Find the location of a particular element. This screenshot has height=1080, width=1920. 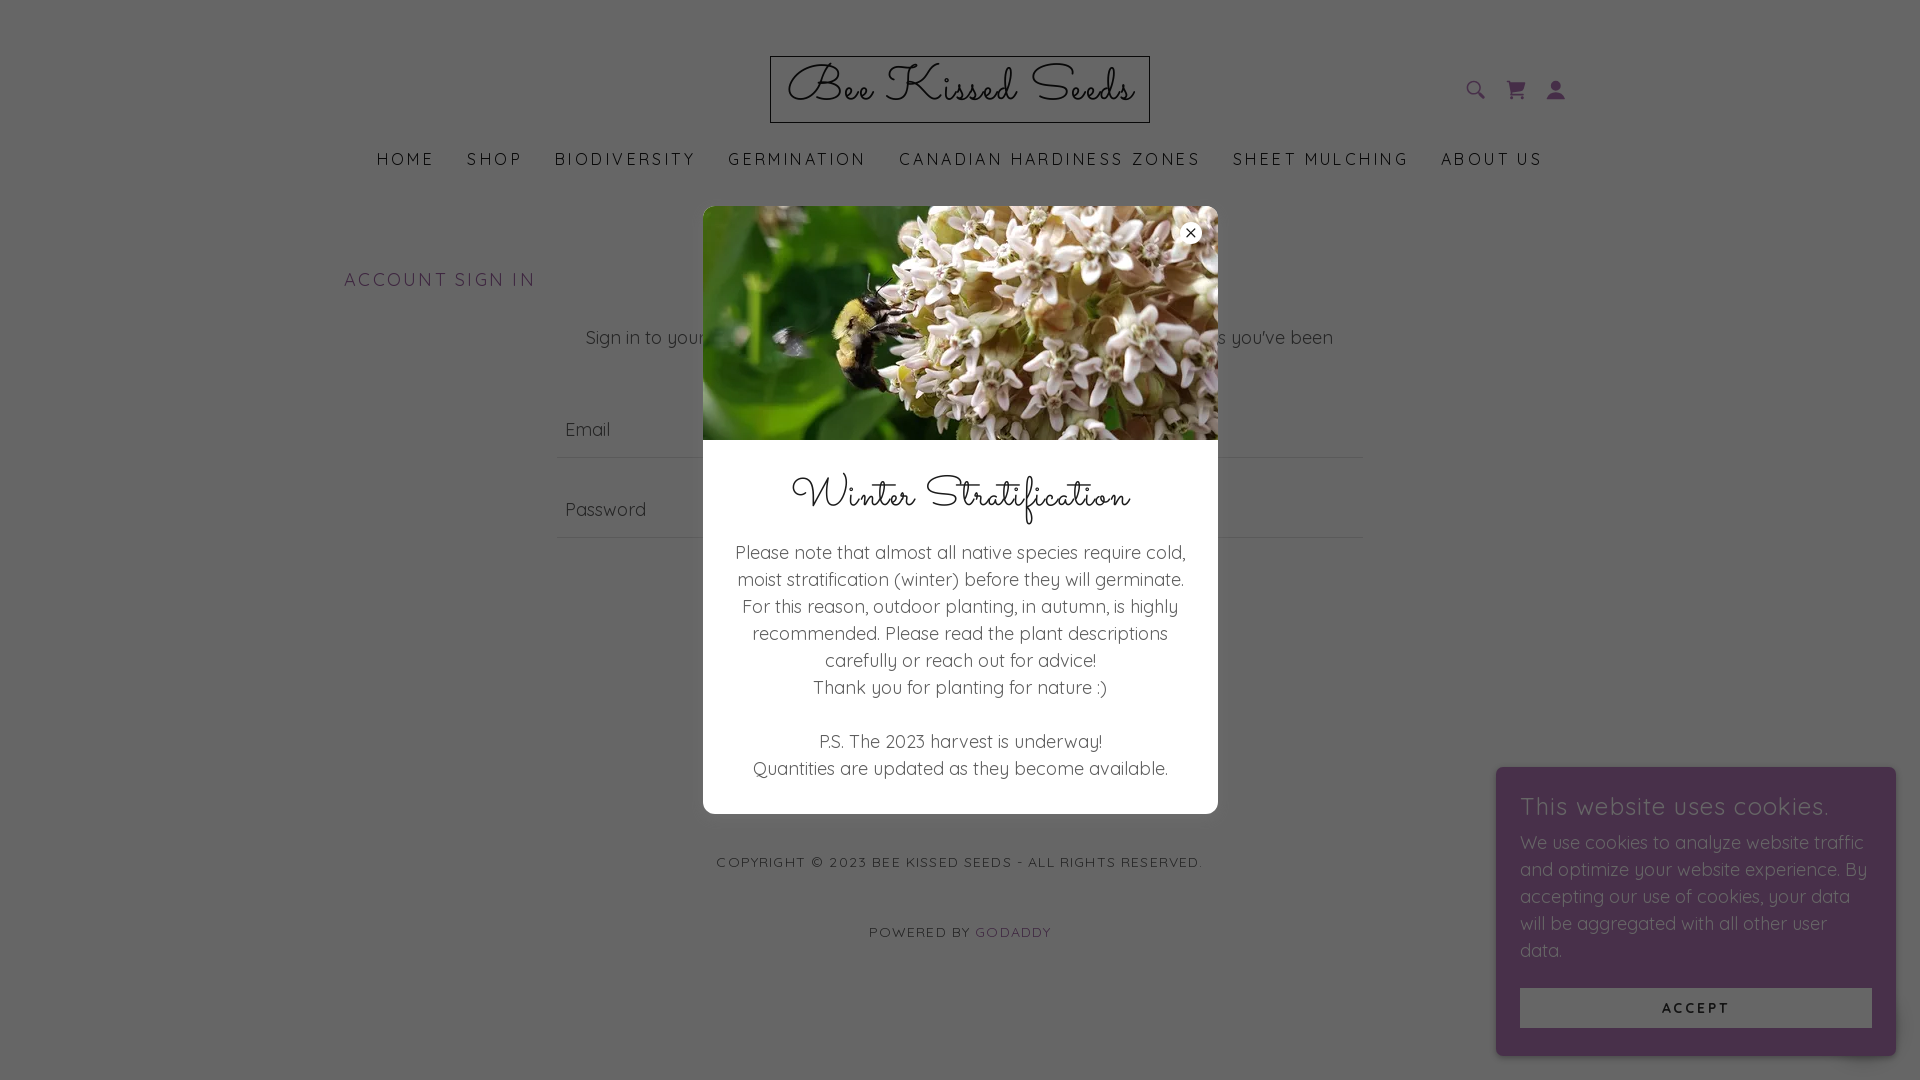

'ACCEPT' is located at coordinates (1694, 1007).